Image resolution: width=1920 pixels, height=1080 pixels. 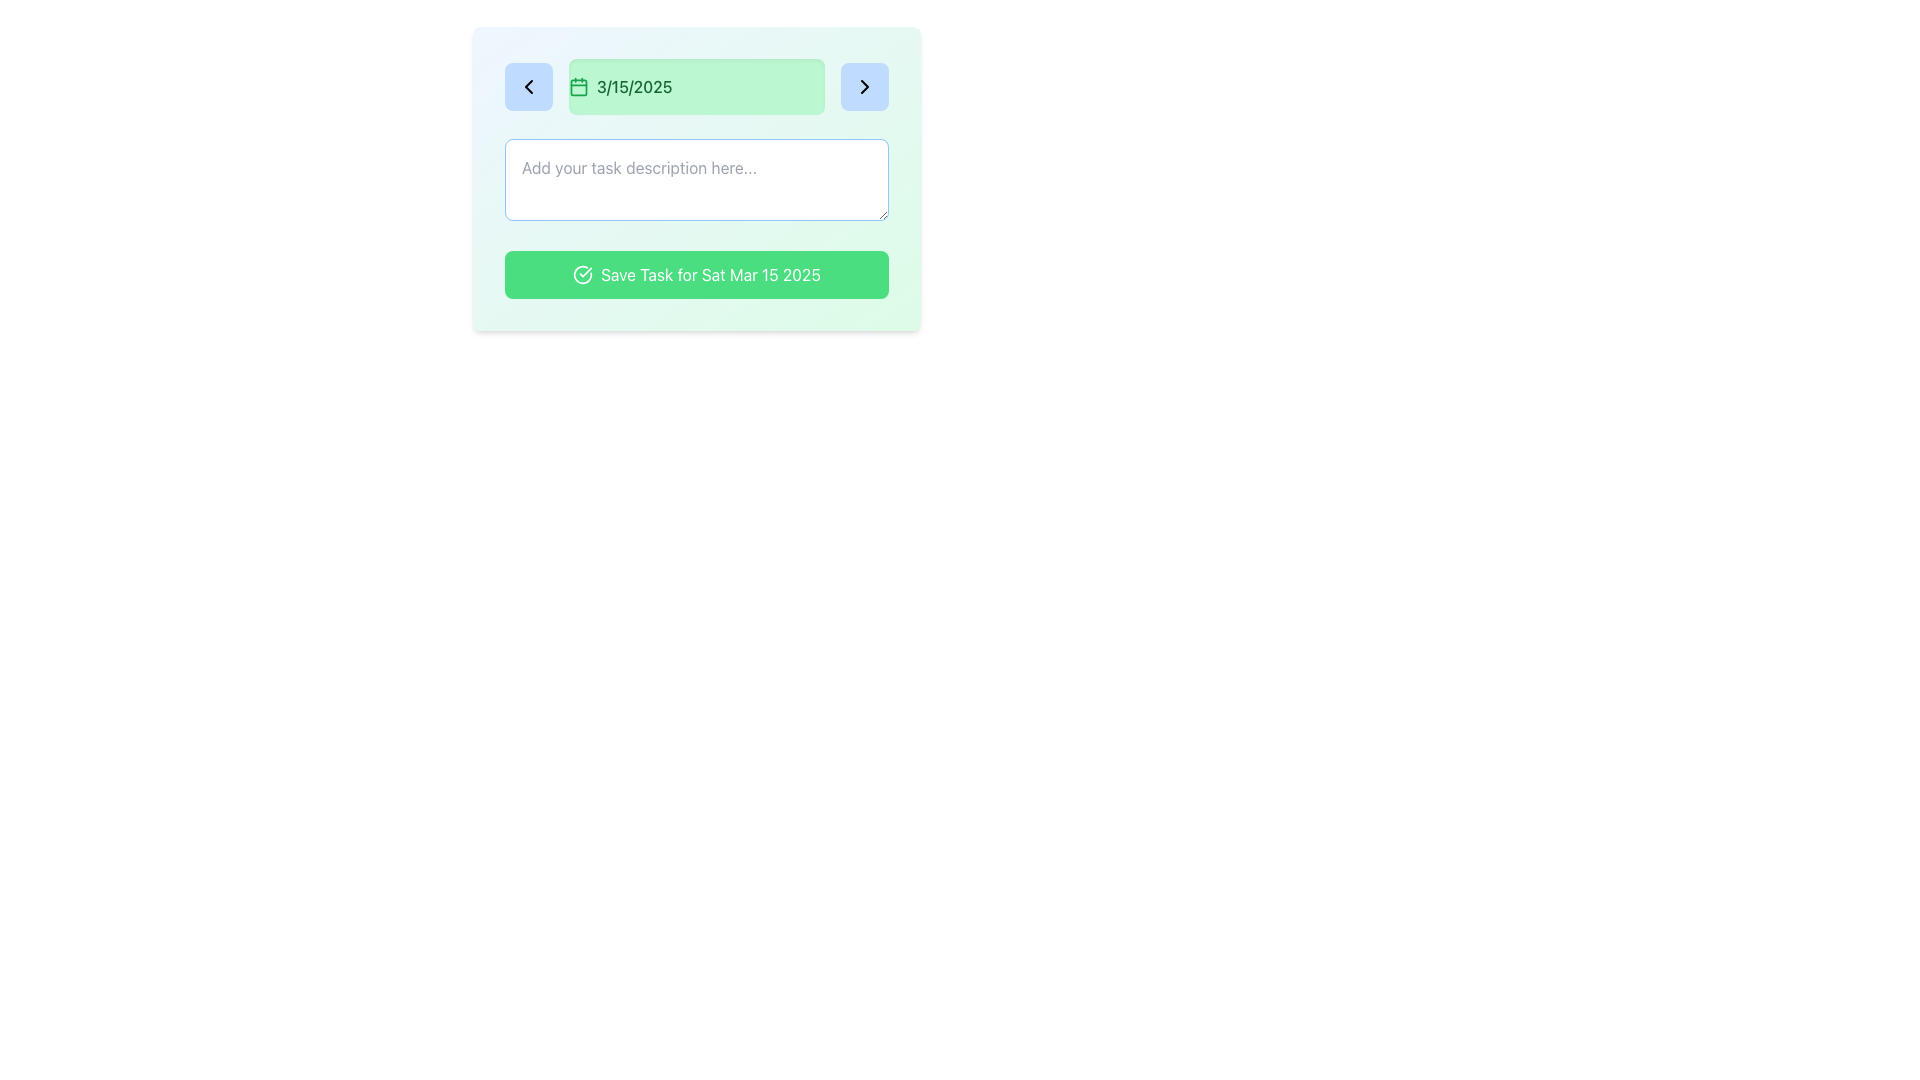 What do you see at coordinates (864, 86) in the screenshot?
I see `the right-pointing arrow icon within the blue rounded rectangular button` at bounding box center [864, 86].